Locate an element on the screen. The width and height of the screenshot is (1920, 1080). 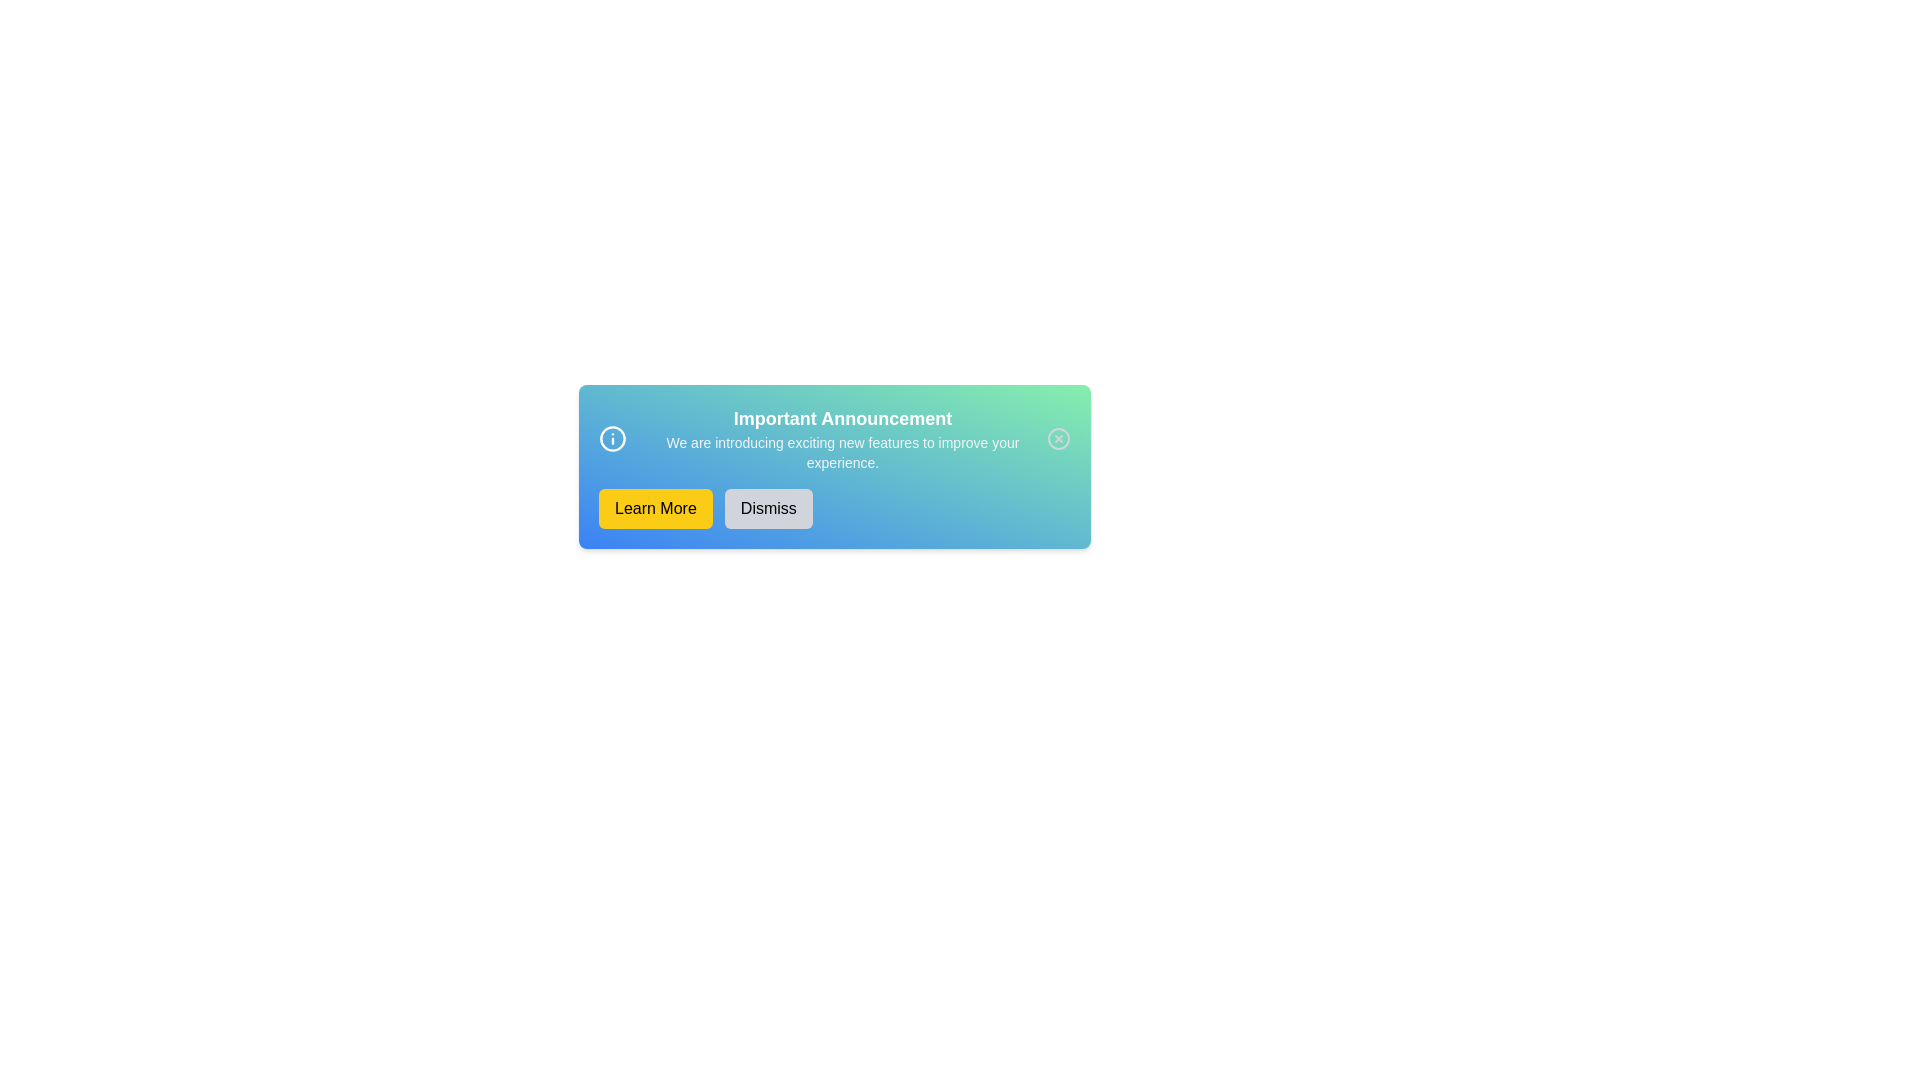
the 'Learn More' button to view additional information is located at coordinates (654, 508).